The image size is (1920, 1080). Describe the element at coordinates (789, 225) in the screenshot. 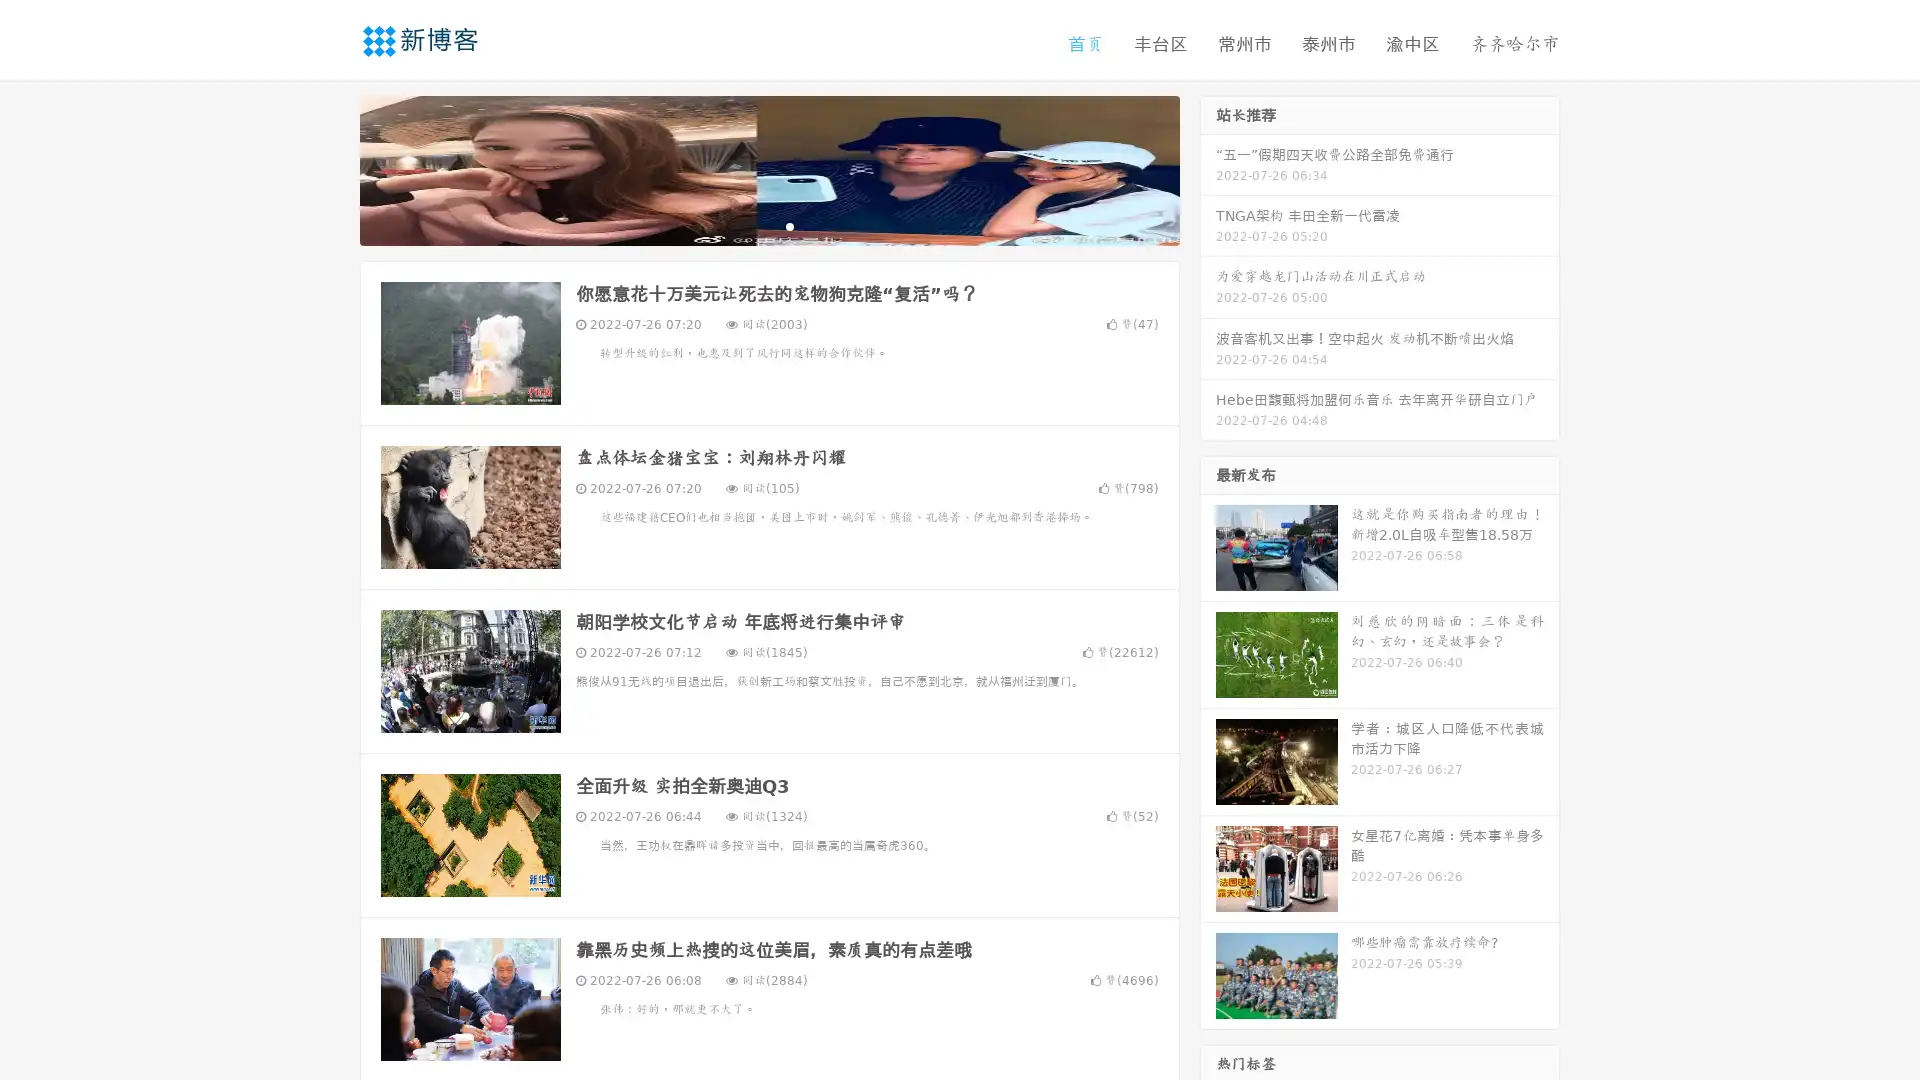

I see `Go to slide 3` at that location.